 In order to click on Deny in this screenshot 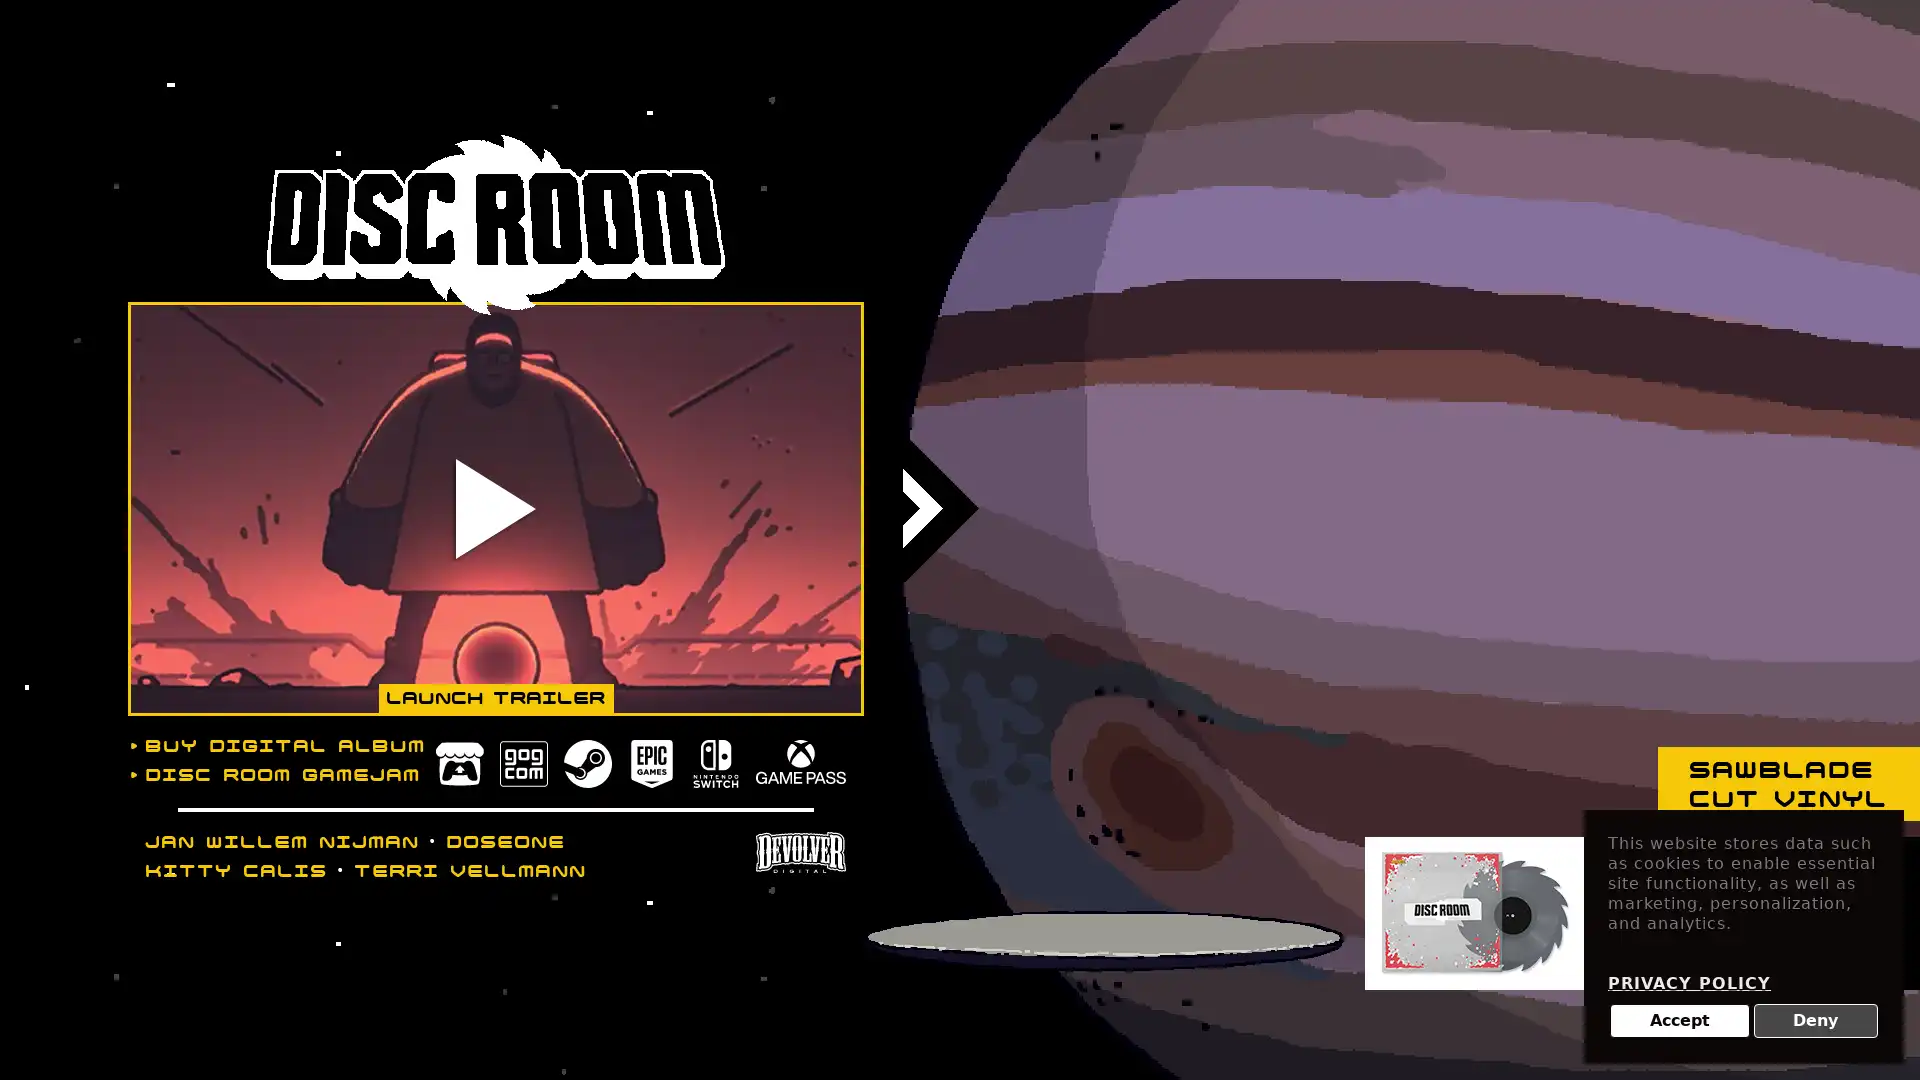, I will do `click(1815, 1021)`.